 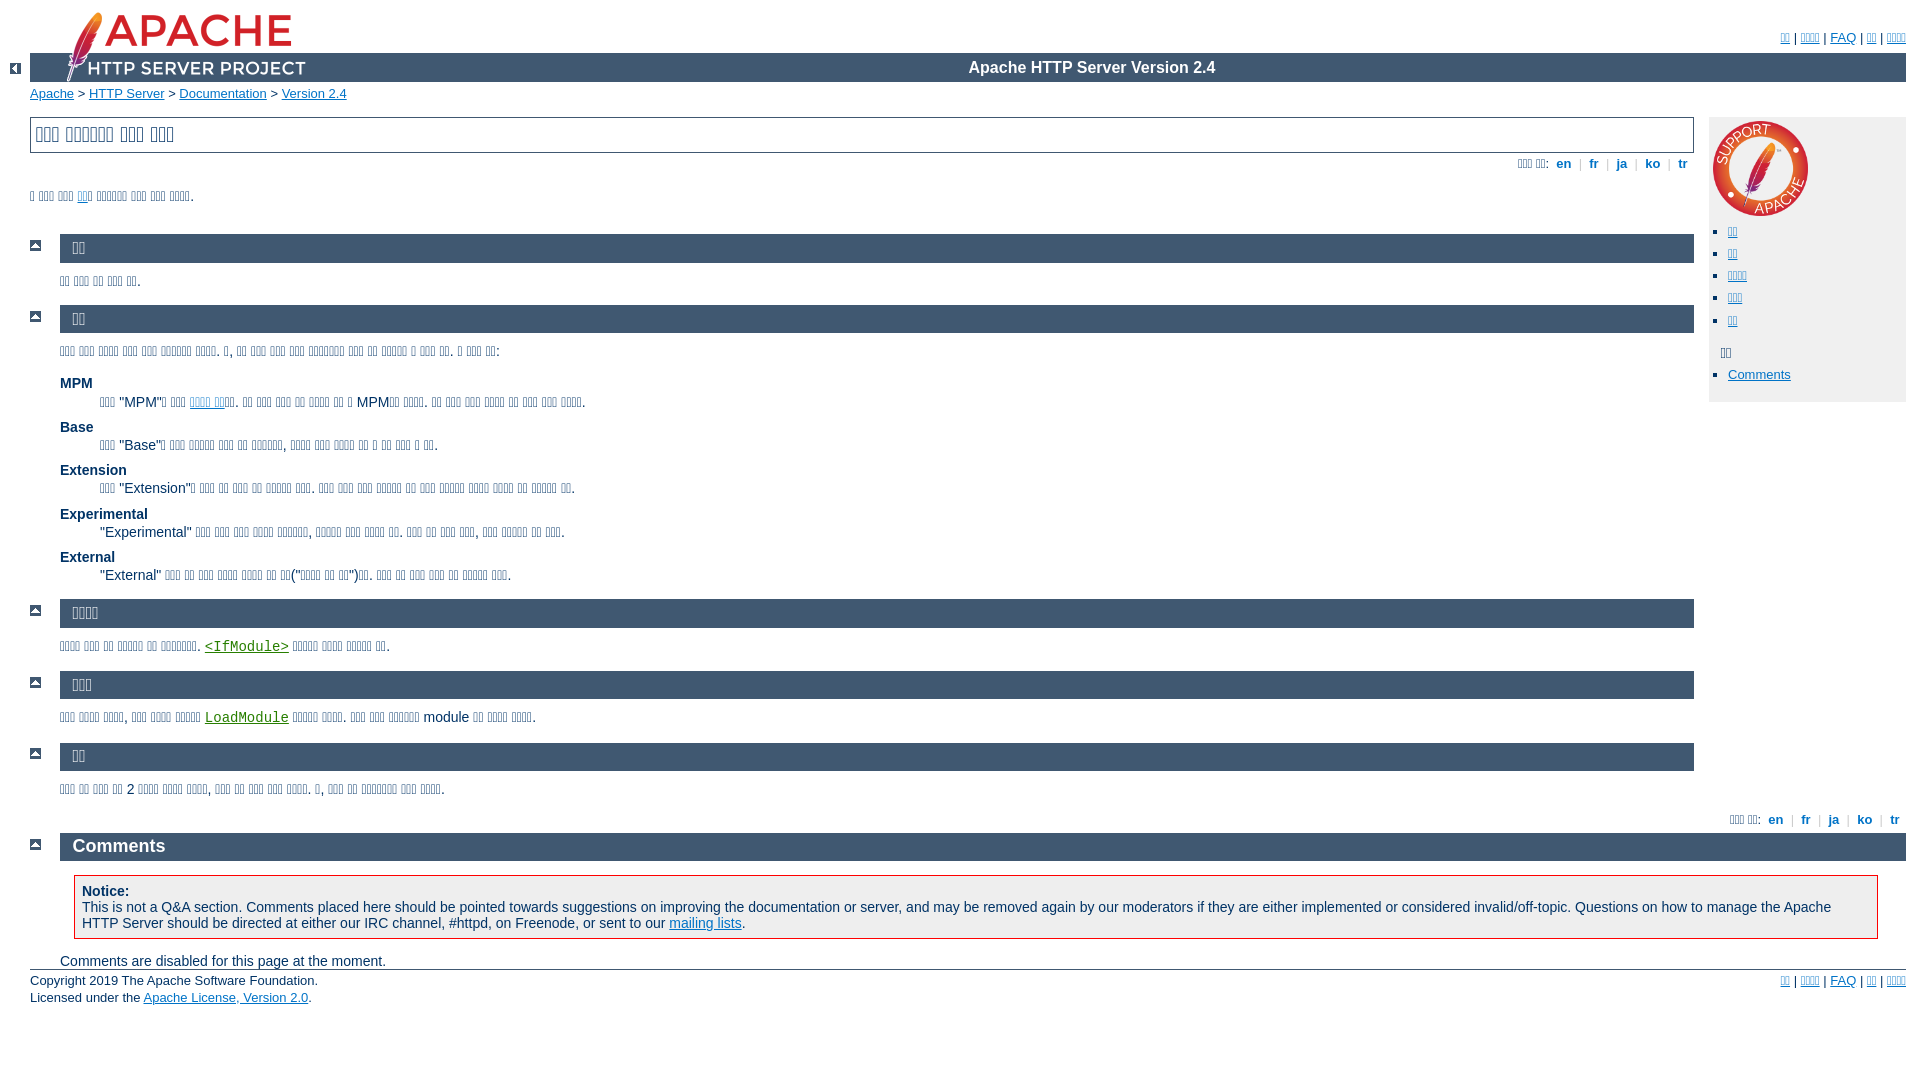 I want to click on ' ko ', so click(x=1864, y=819).